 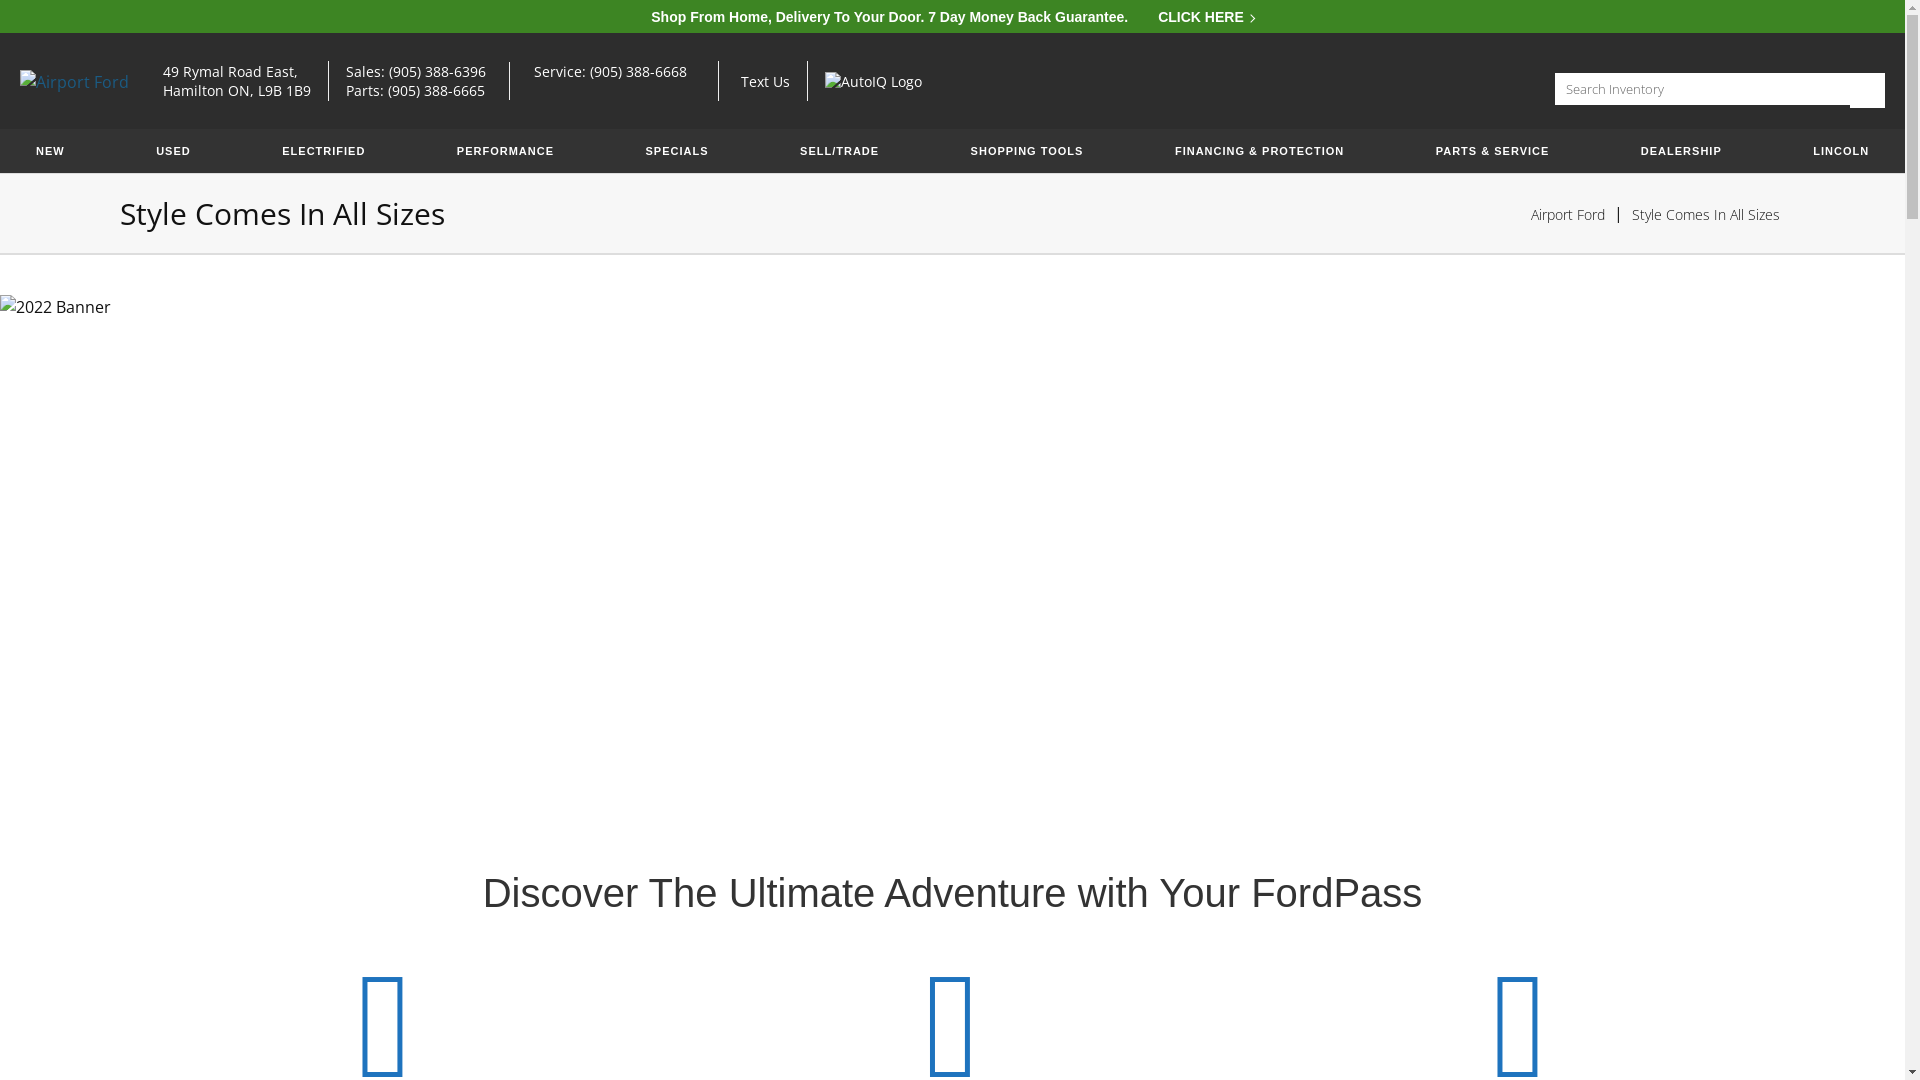 I want to click on 'DEALERSHIP', so click(x=1625, y=150).